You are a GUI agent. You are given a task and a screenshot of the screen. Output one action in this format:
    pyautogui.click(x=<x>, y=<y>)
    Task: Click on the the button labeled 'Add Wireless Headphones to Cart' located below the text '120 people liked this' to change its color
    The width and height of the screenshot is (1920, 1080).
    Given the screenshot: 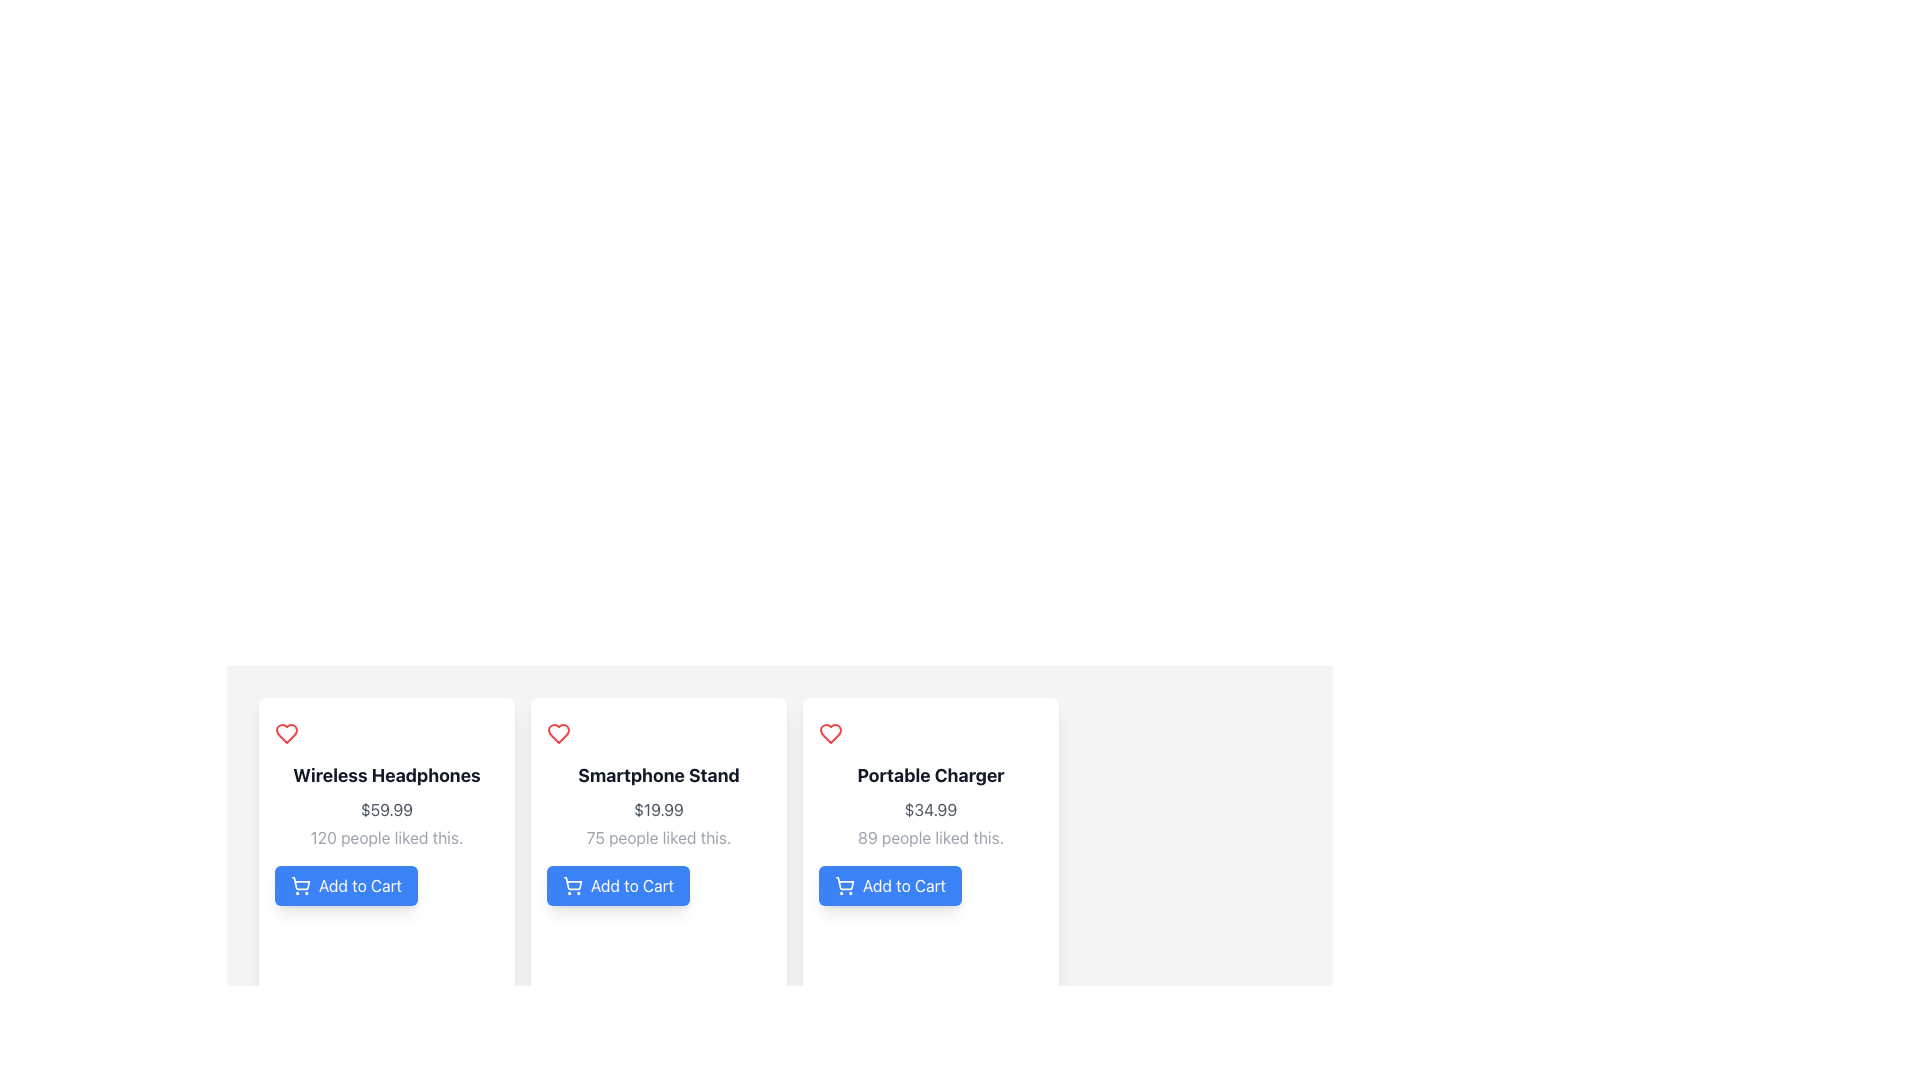 What is the action you would take?
    pyautogui.click(x=346, y=885)
    